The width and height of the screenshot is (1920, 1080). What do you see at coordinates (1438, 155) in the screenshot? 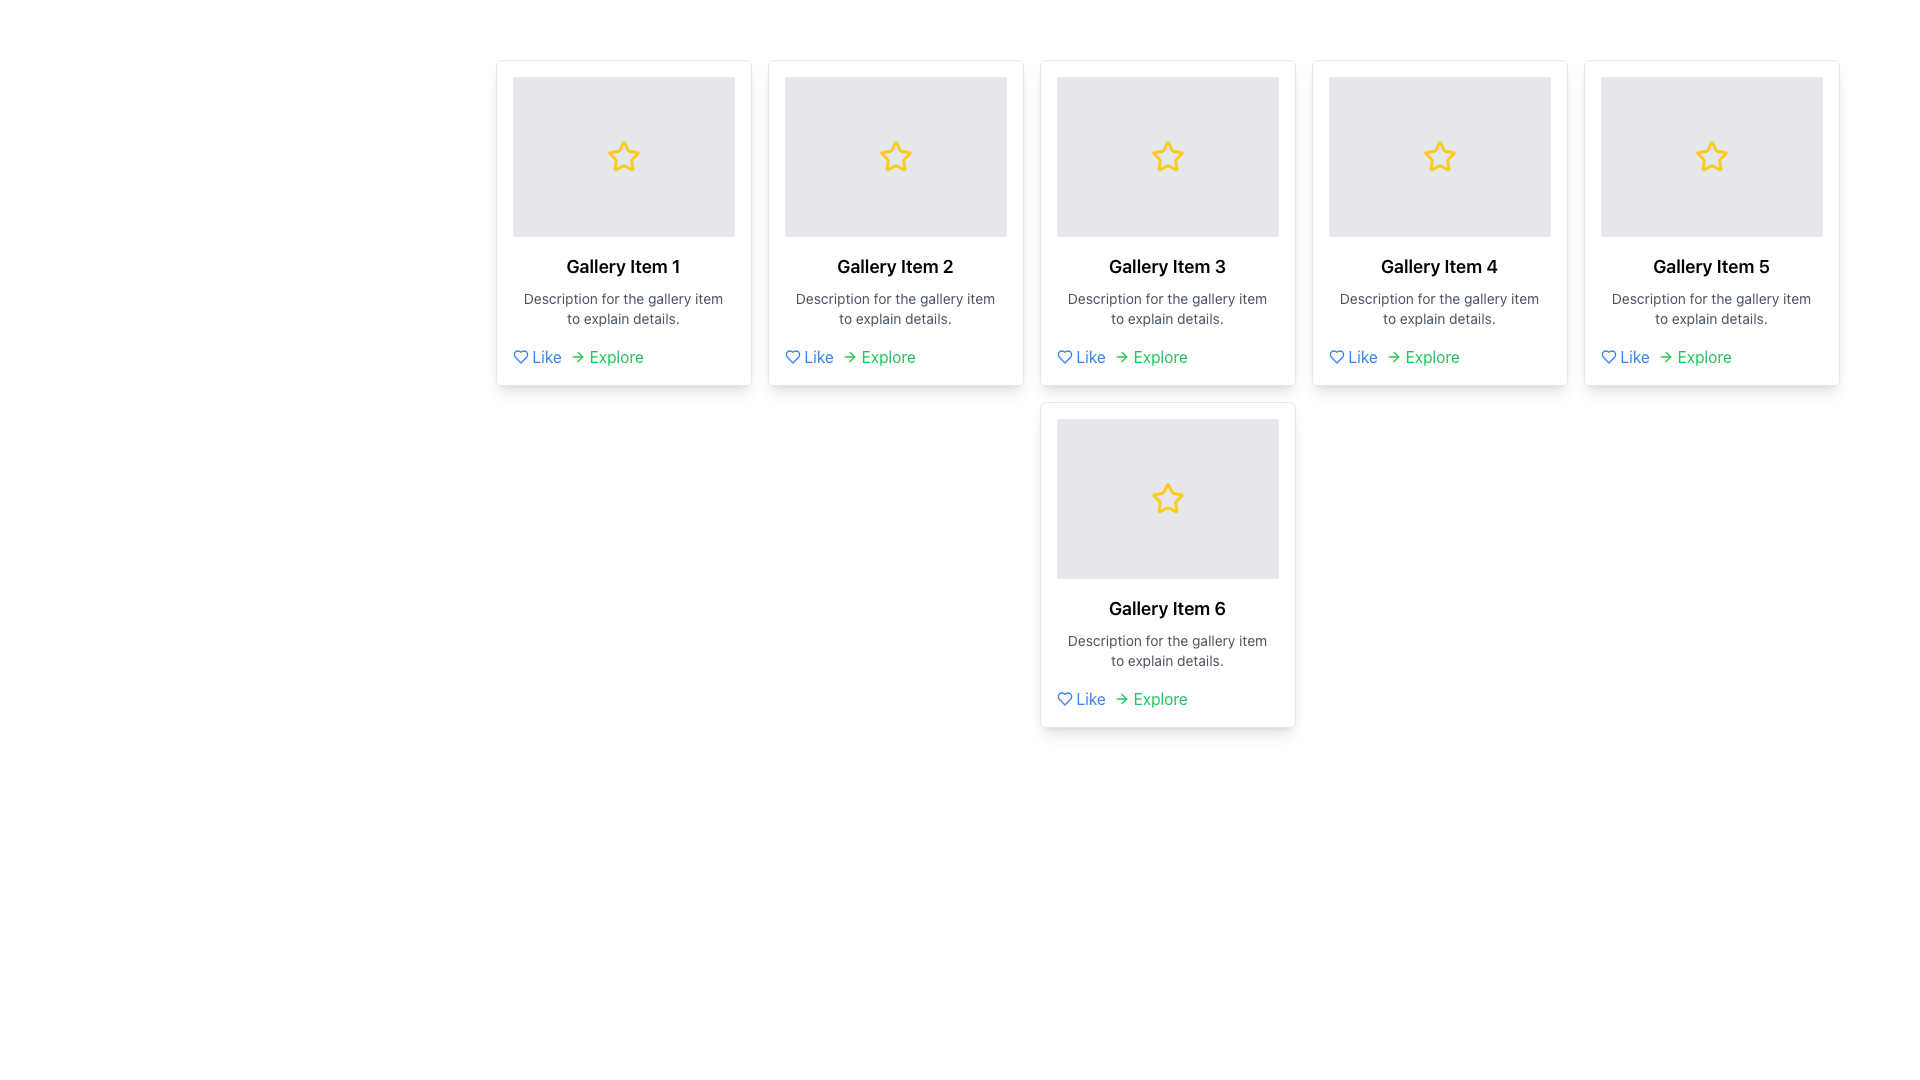
I see `the star icon located at the top of the gallery card labeled 'Gallery Item 4'` at bounding box center [1438, 155].